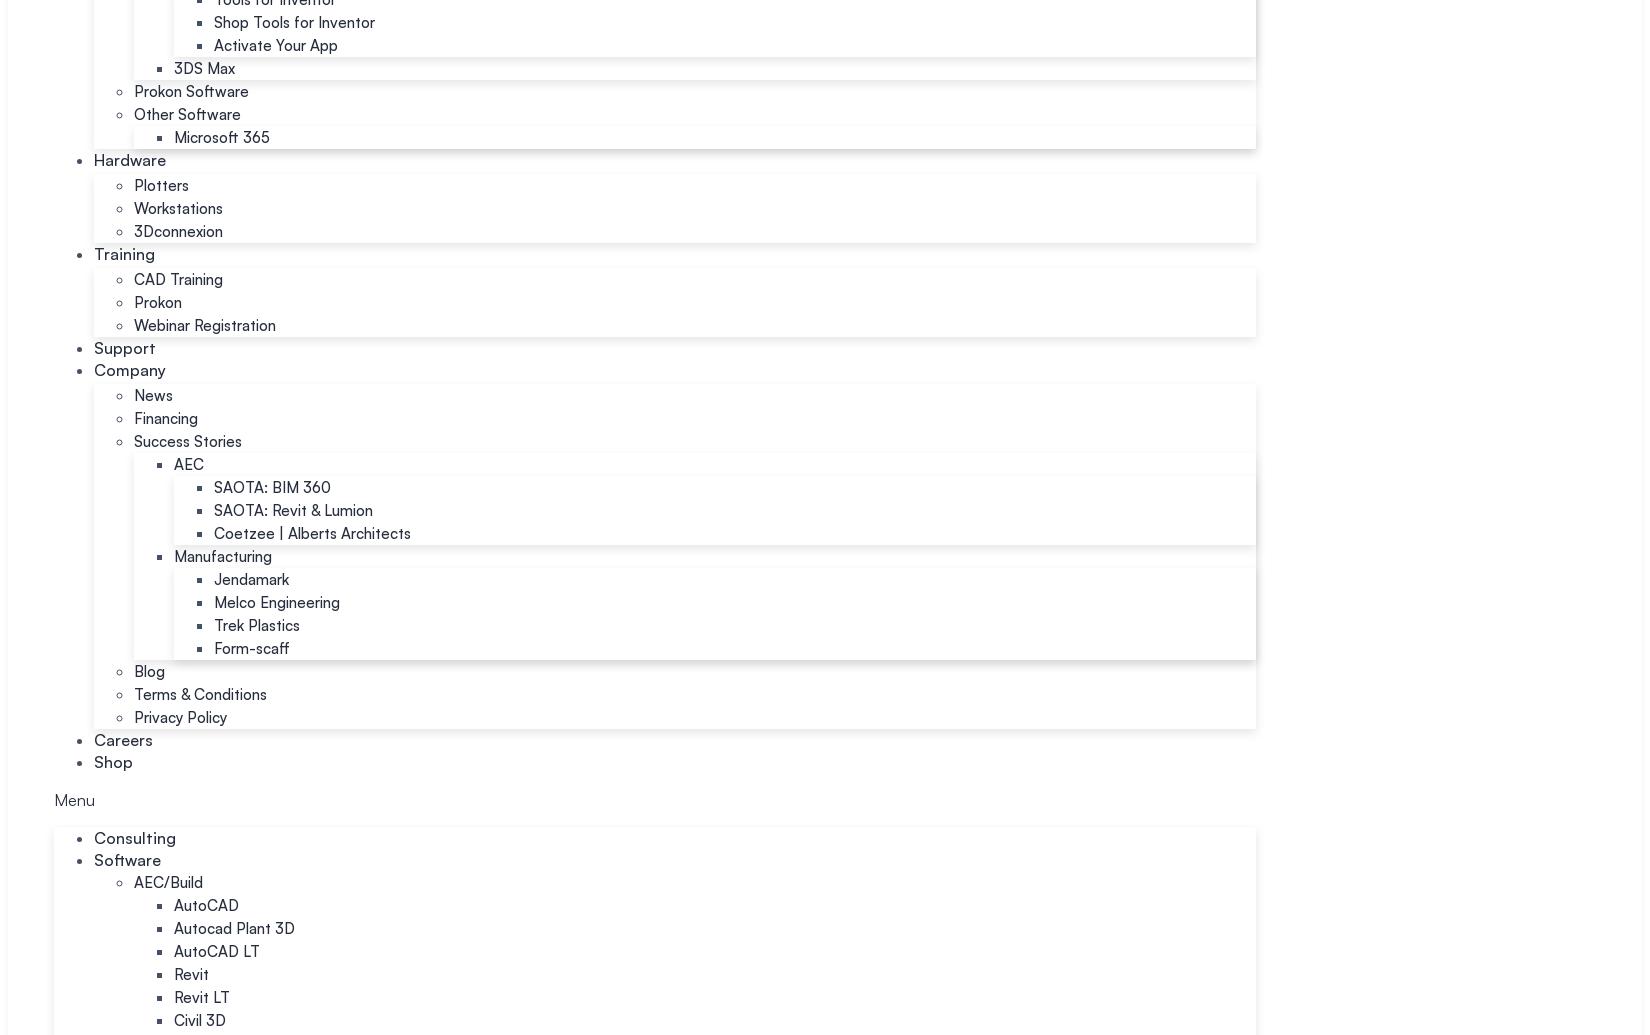  I want to click on 'AEC/Build', so click(133, 881).